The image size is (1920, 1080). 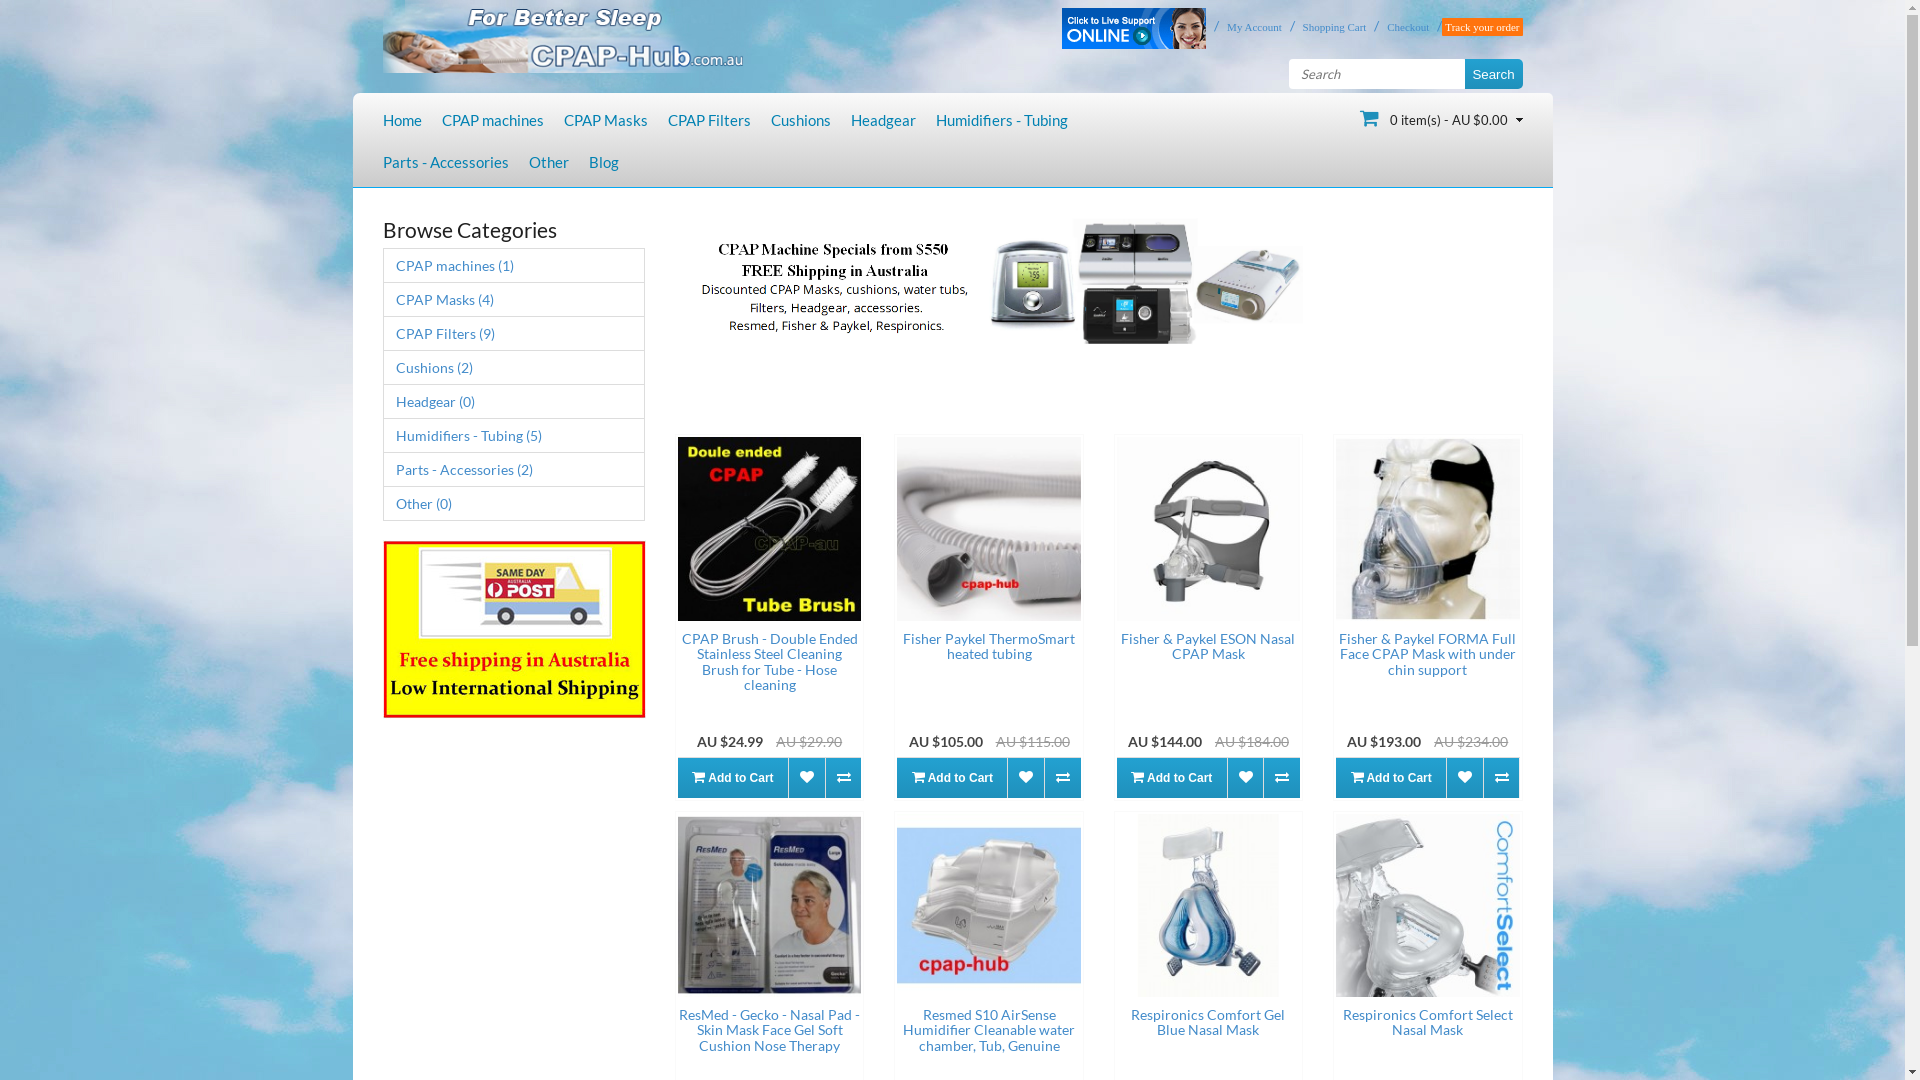 What do you see at coordinates (513, 299) in the screenshot?
I see `'CPAP Masks (4)'` at bounding box center [513, 299].